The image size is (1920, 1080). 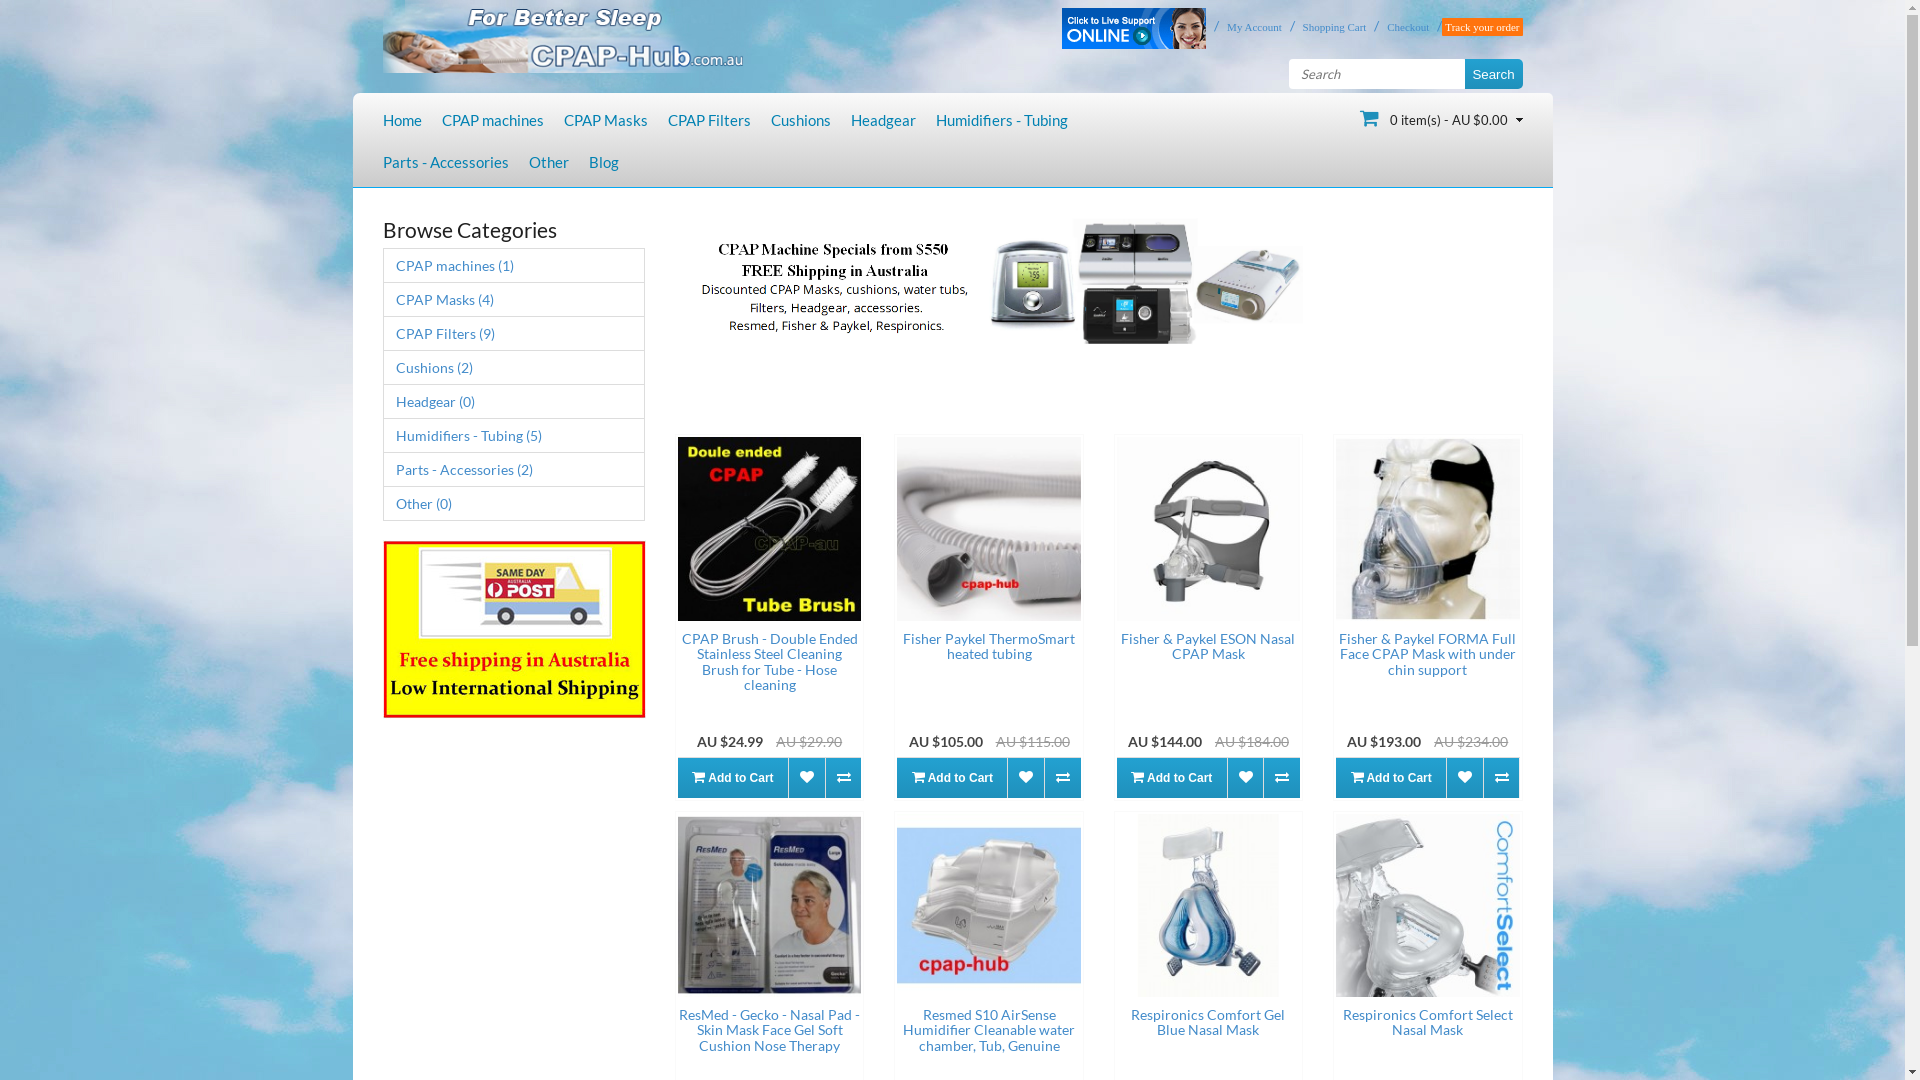 What do you see at coordinates (513, 299) in the screenshot?
I see `'CPAP Masks (4)'` at bounding box center [513, 299].